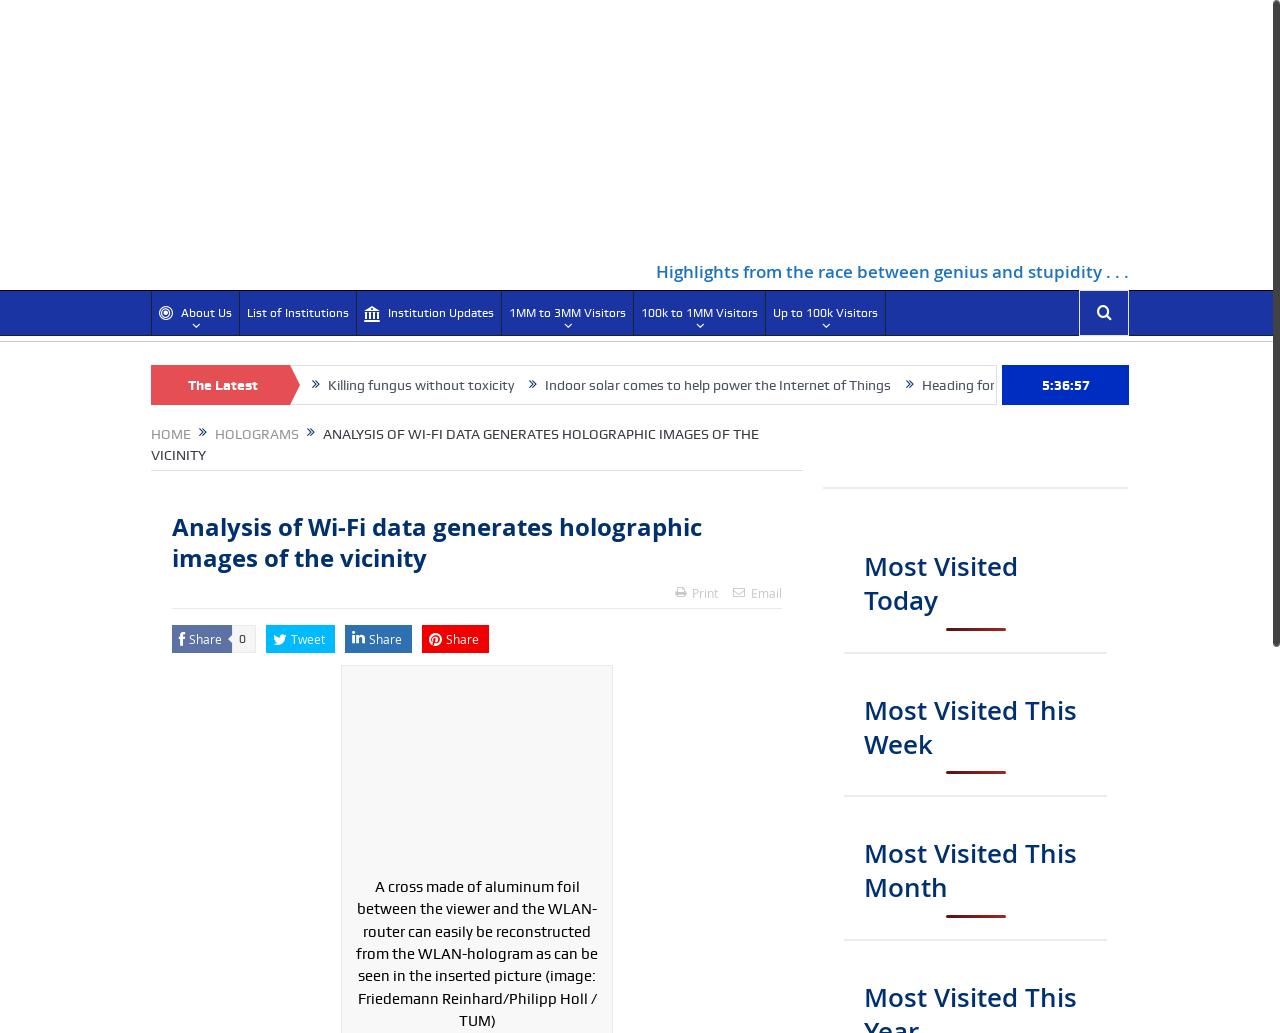  I want to click on '0', so click(241, 638).